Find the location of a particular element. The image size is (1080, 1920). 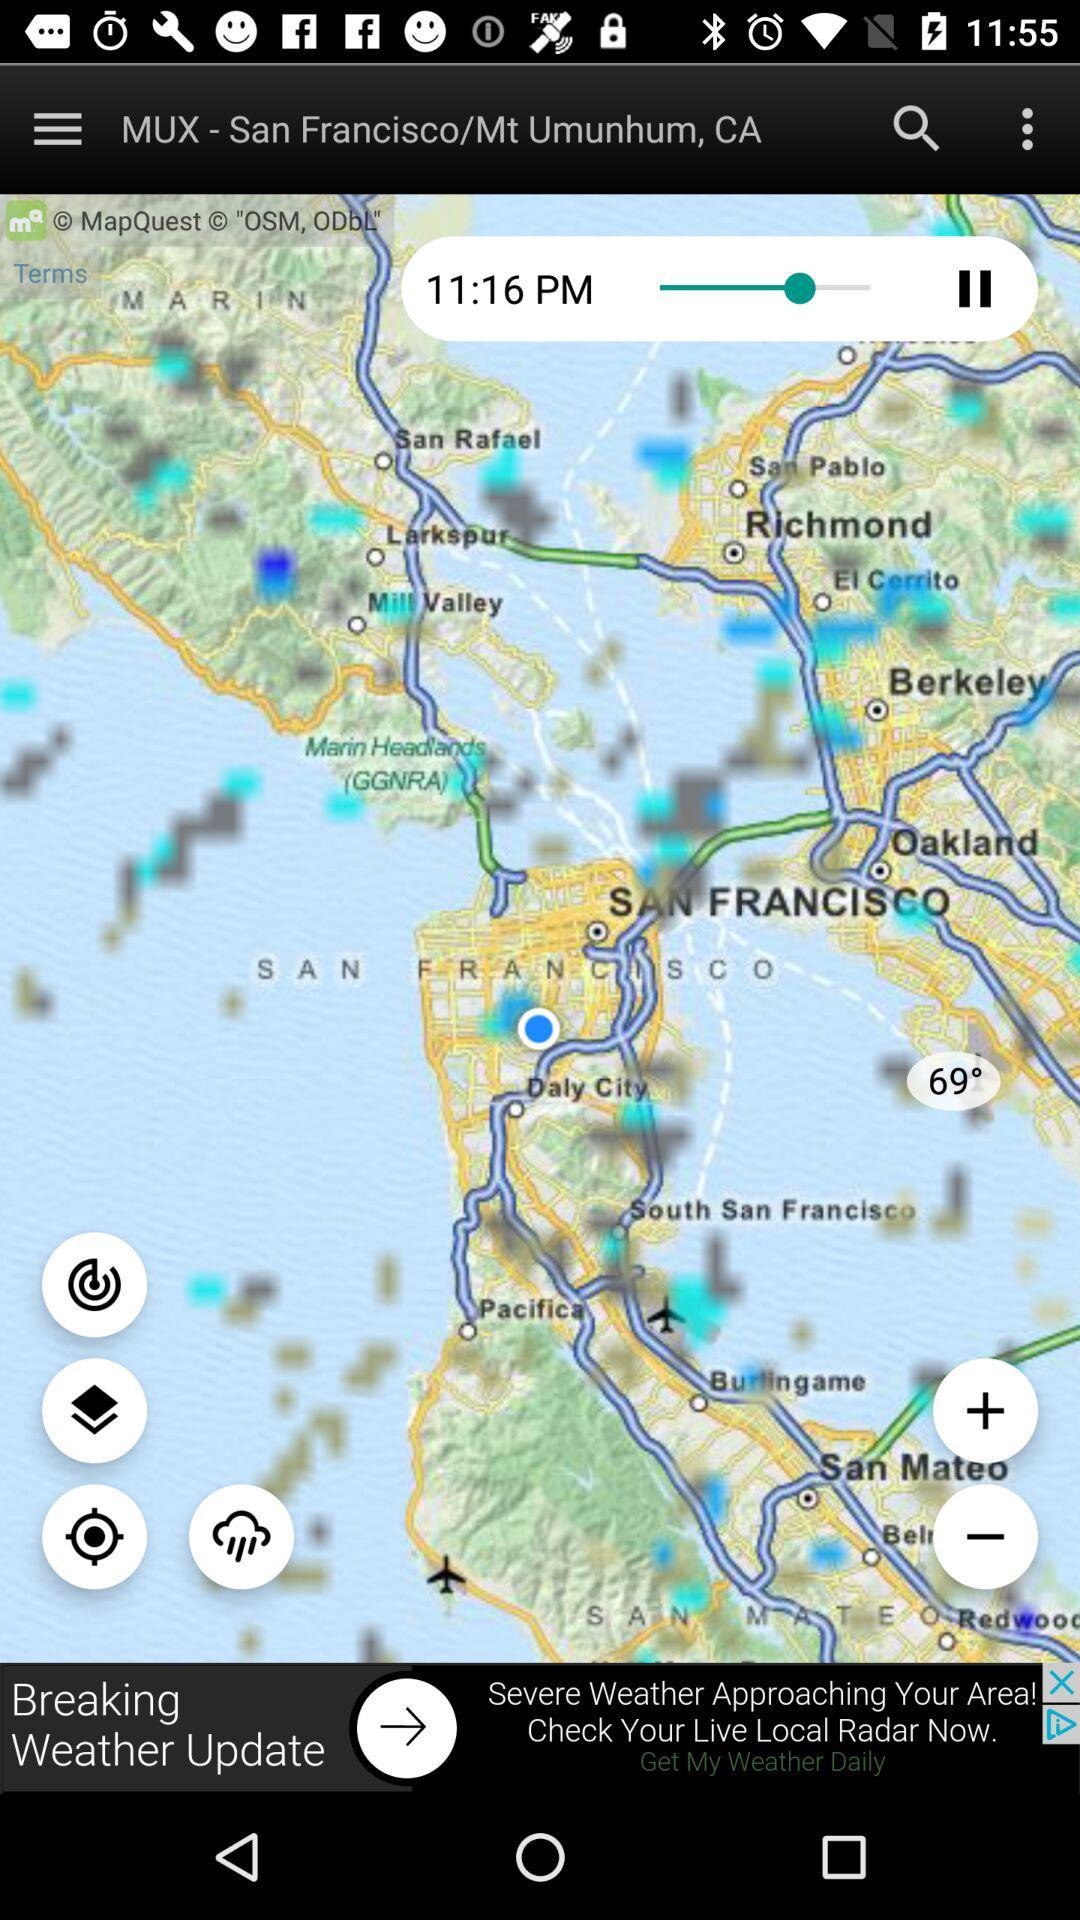

next the pages is located at coordinates (540, 1727).